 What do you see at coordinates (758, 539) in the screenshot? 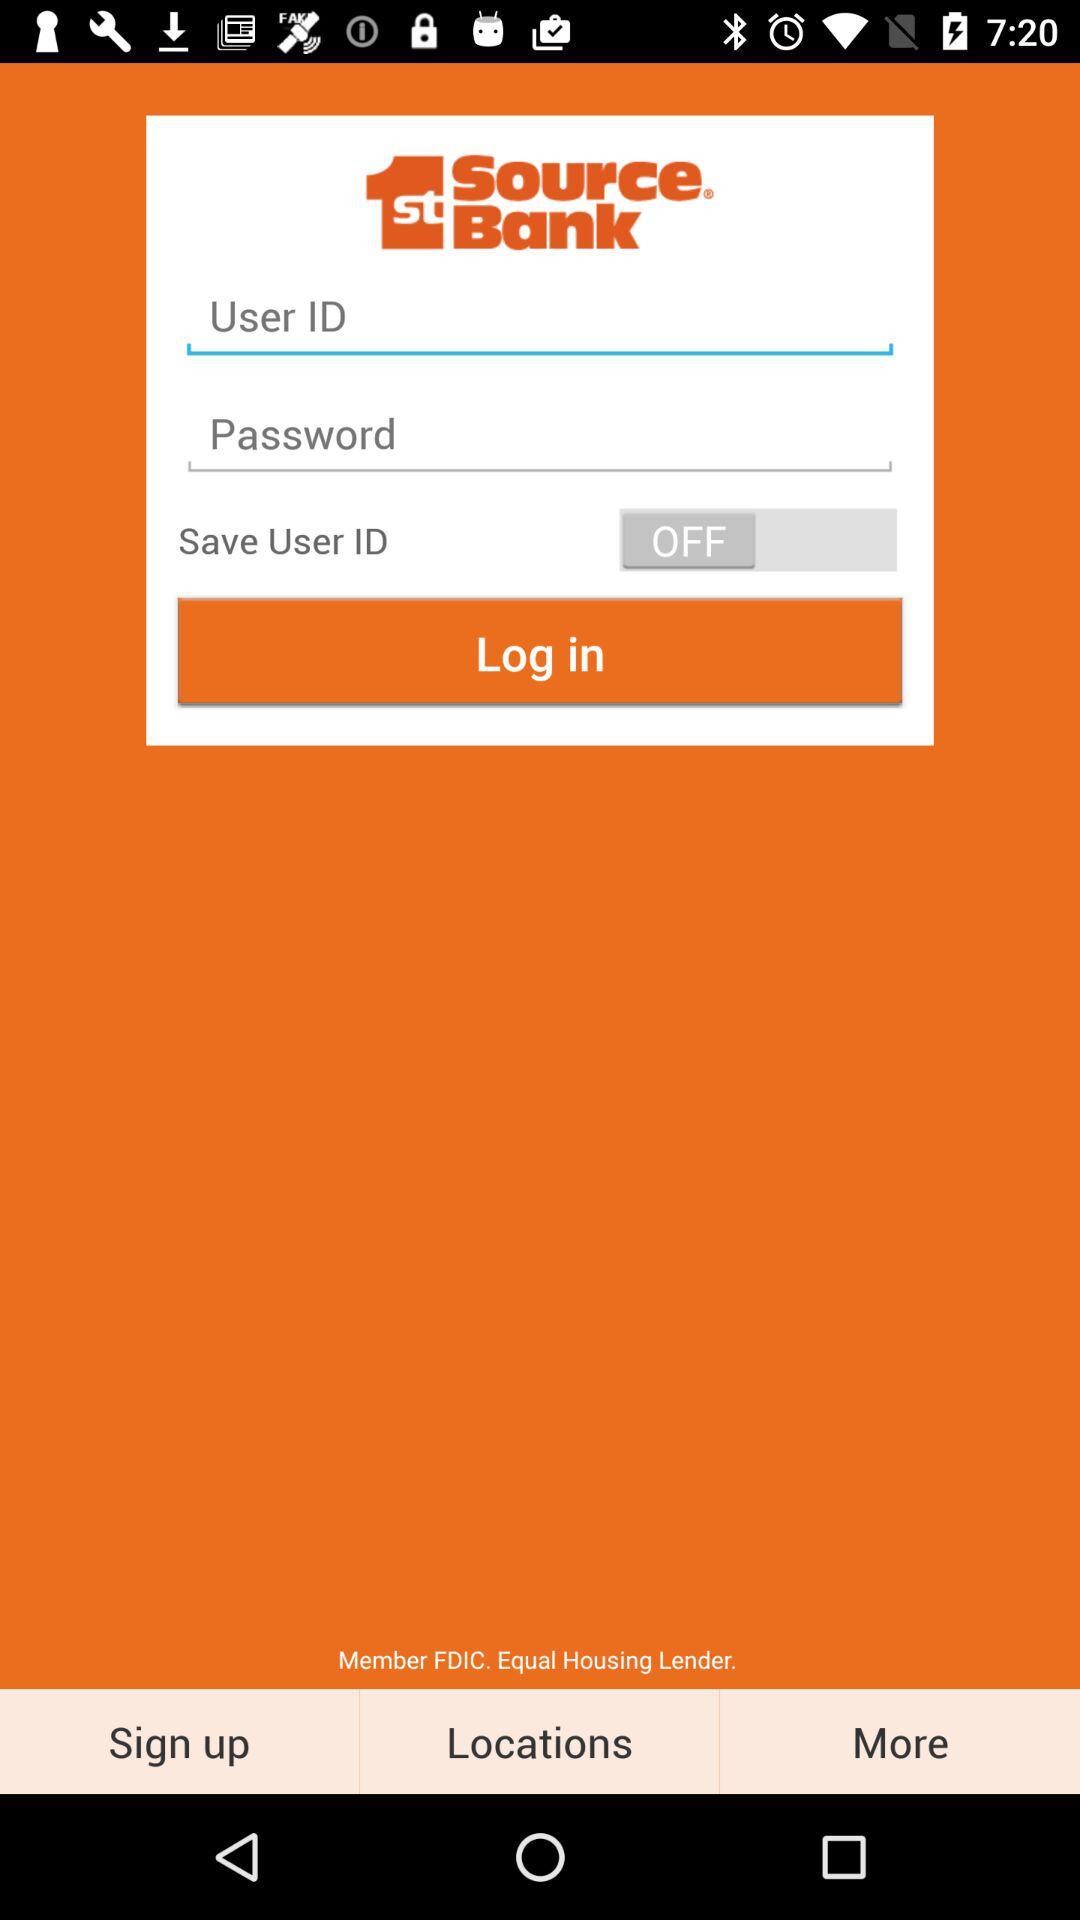
I see `the item to the right of save user id item` at bounding box center [758, 539].